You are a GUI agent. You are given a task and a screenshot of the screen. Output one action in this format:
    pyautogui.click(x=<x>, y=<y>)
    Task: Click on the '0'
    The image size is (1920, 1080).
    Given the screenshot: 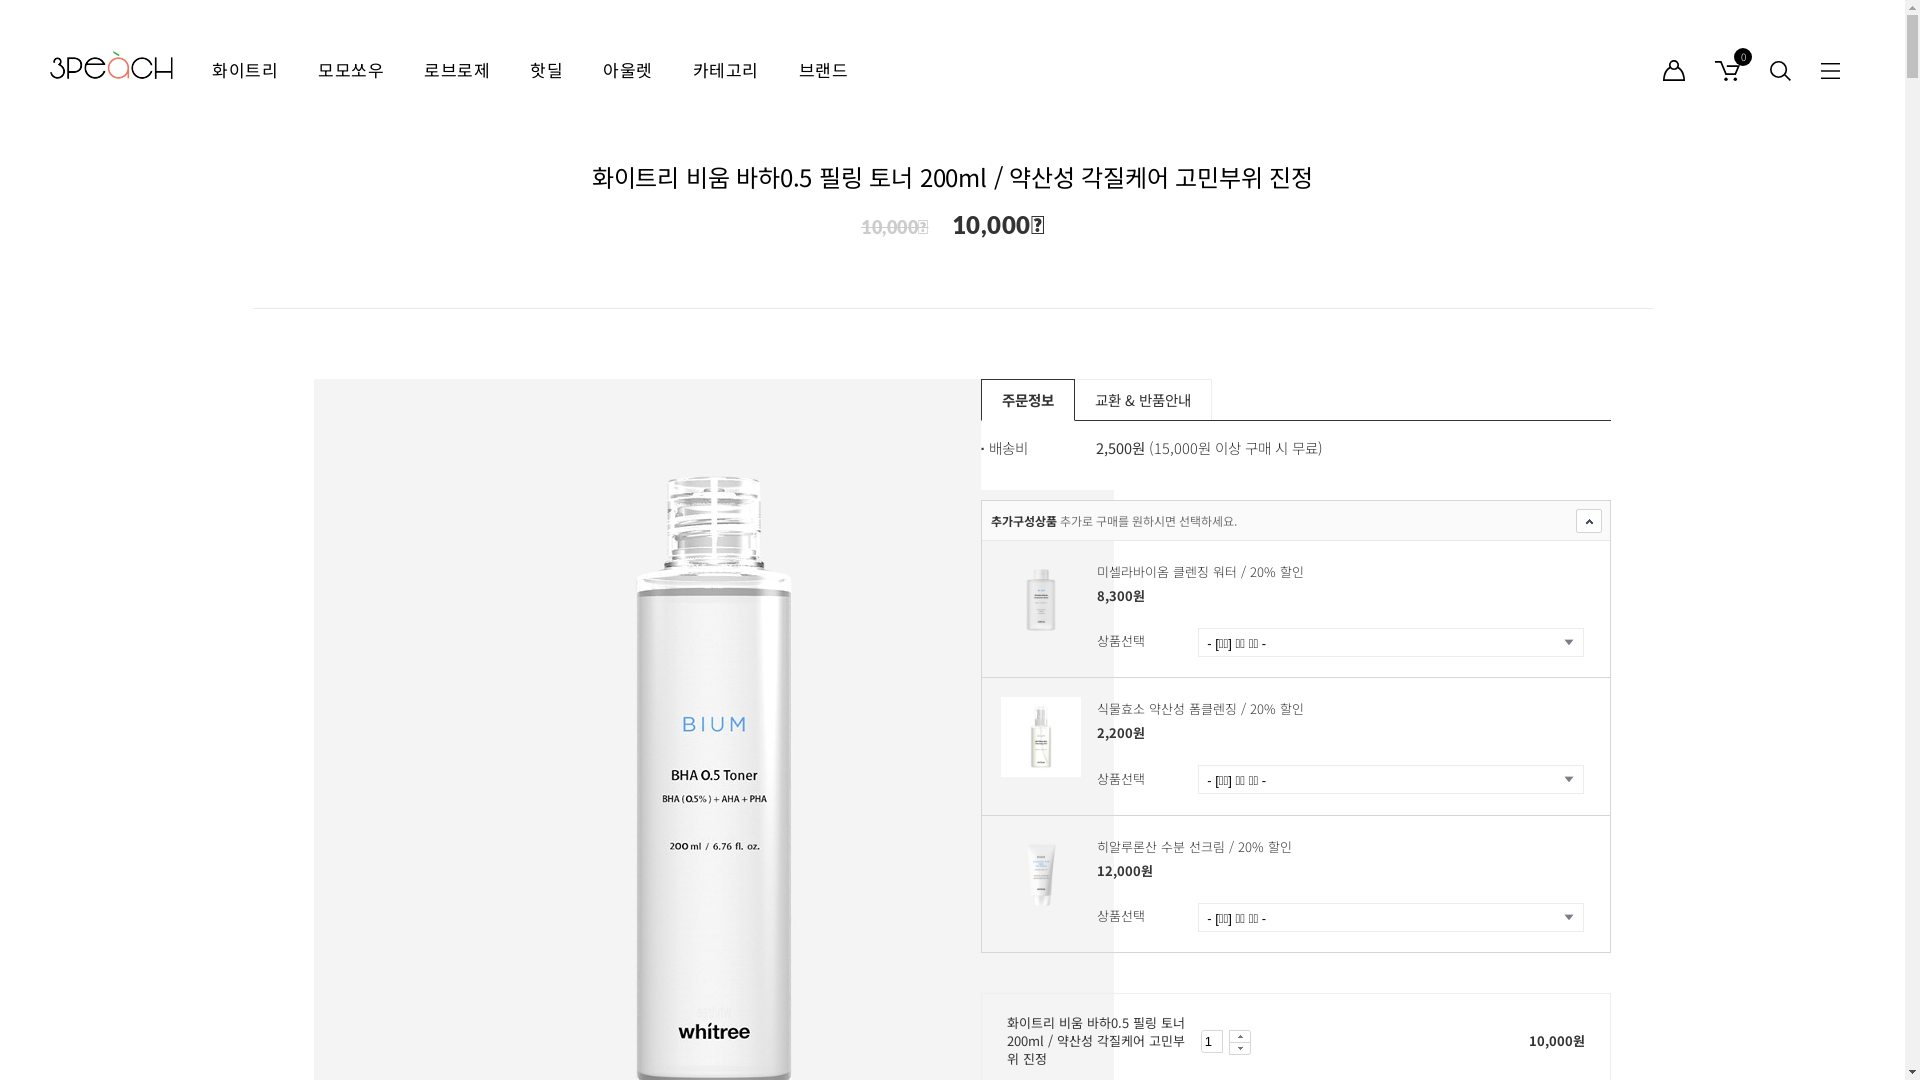 What is the action you would take?
    pyautogui.click(x=1727, y=68)
    